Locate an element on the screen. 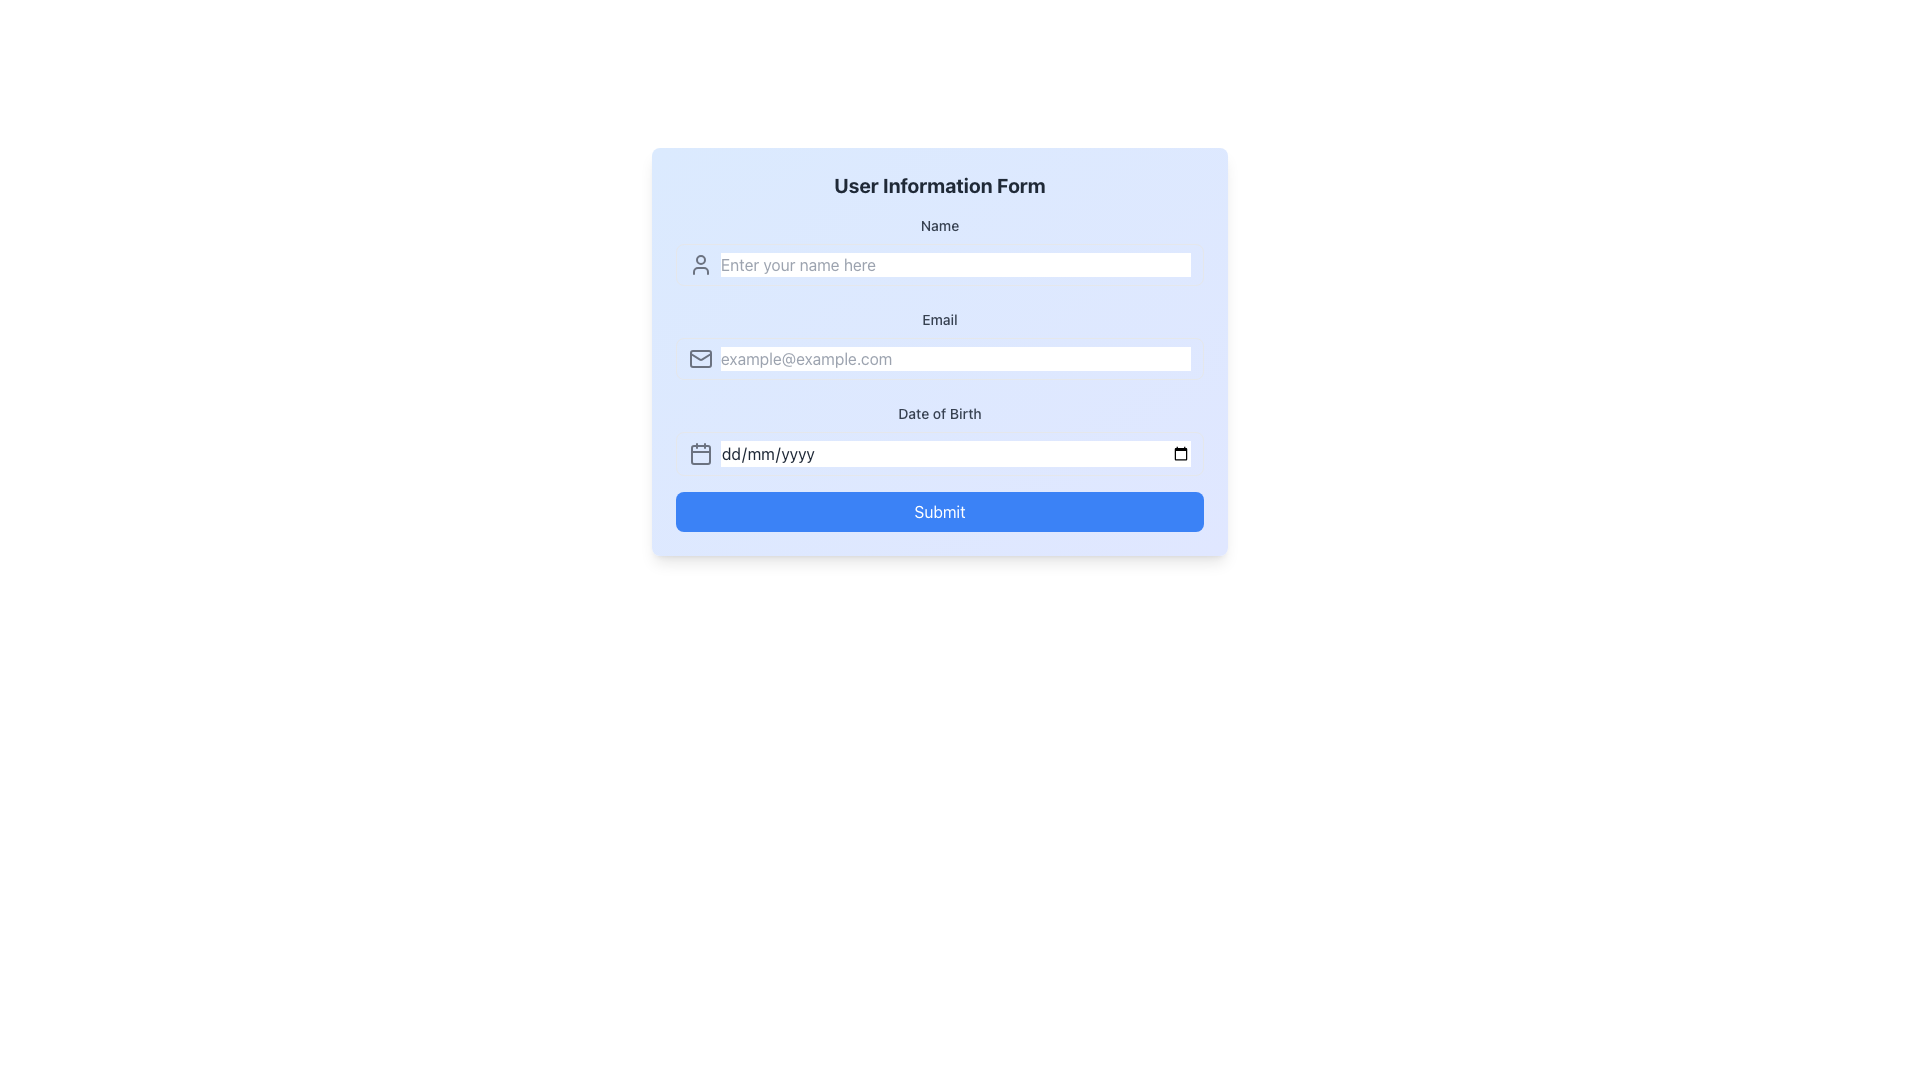 The height and width of the screenshot is (1080, 1920). the graphical calendar icon with a gray outline, located to the left of the 'Date of Birth' input field is located at coordinates (700, 454).